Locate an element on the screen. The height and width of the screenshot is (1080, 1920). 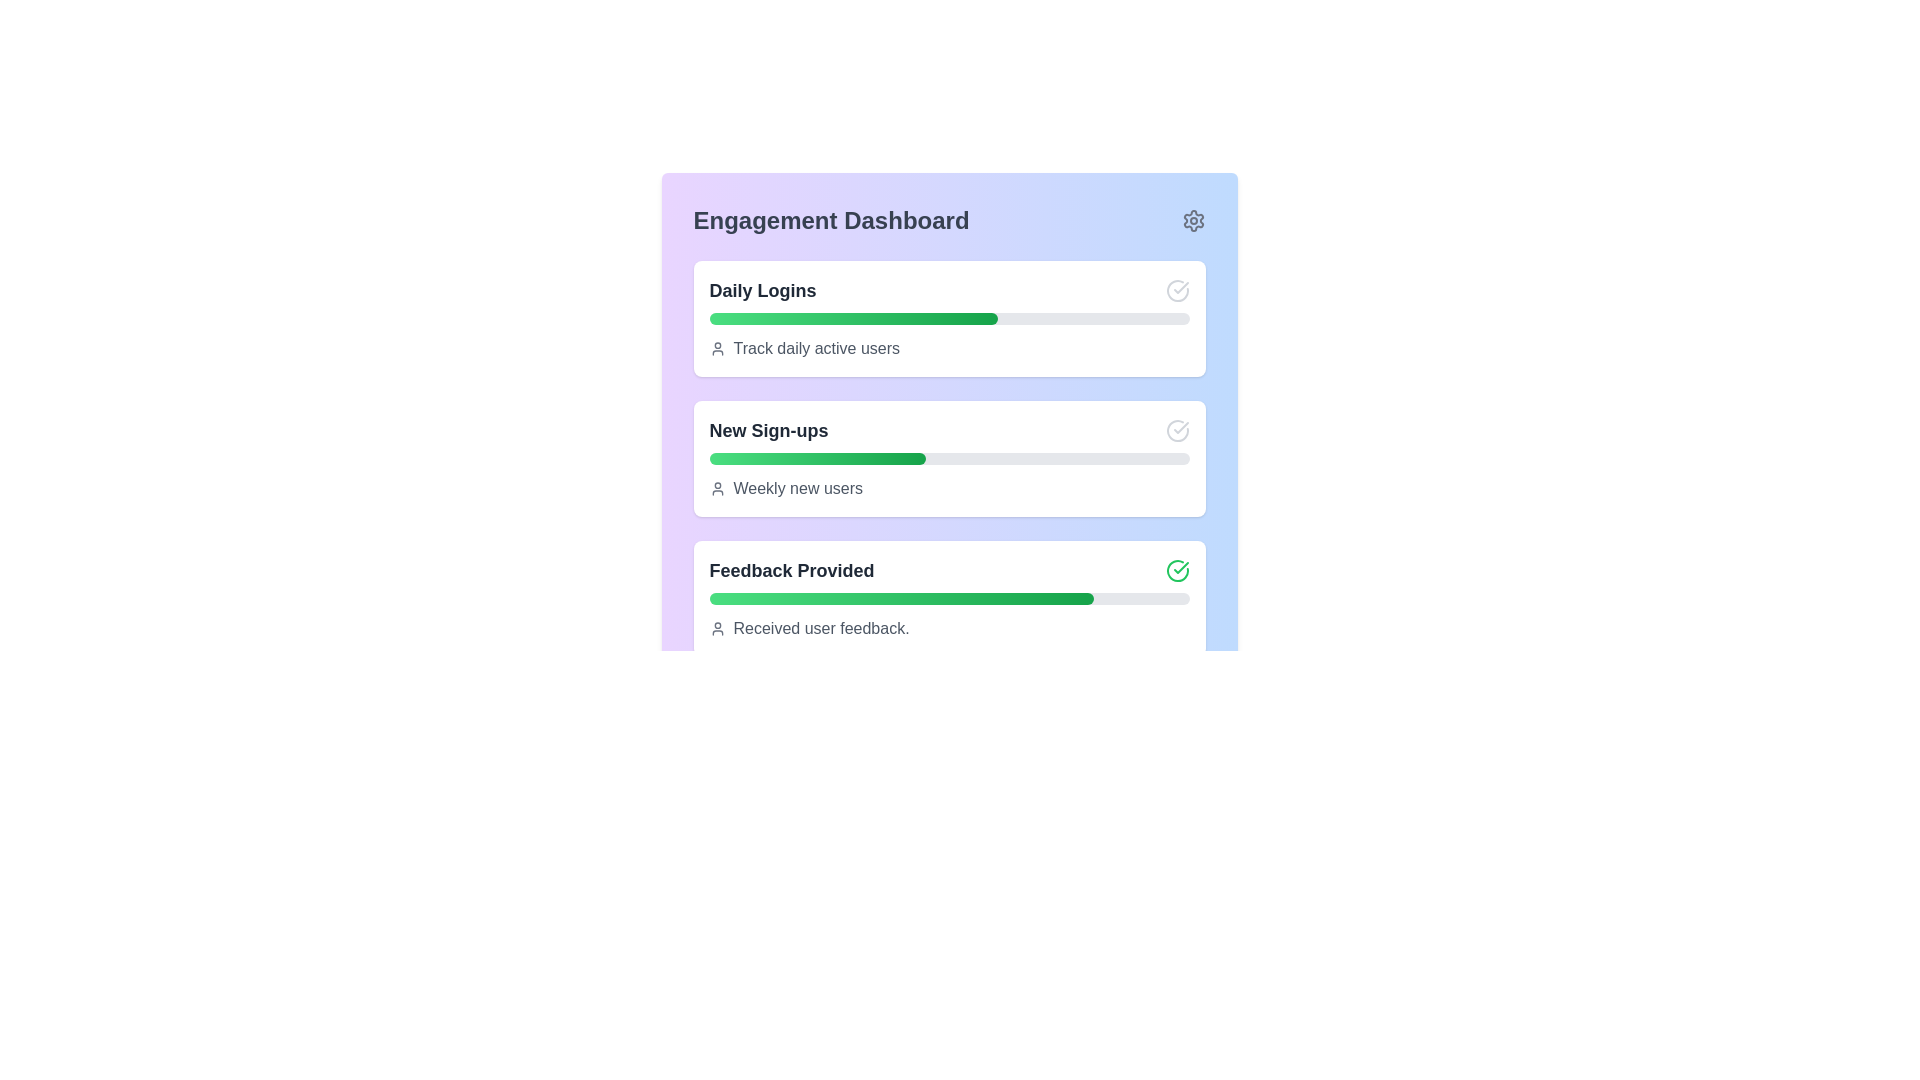
the status of the checkmark icon indicating success, located in the 'Feedback Provided' section on the far-right side is located at coordinates (1180, 567).